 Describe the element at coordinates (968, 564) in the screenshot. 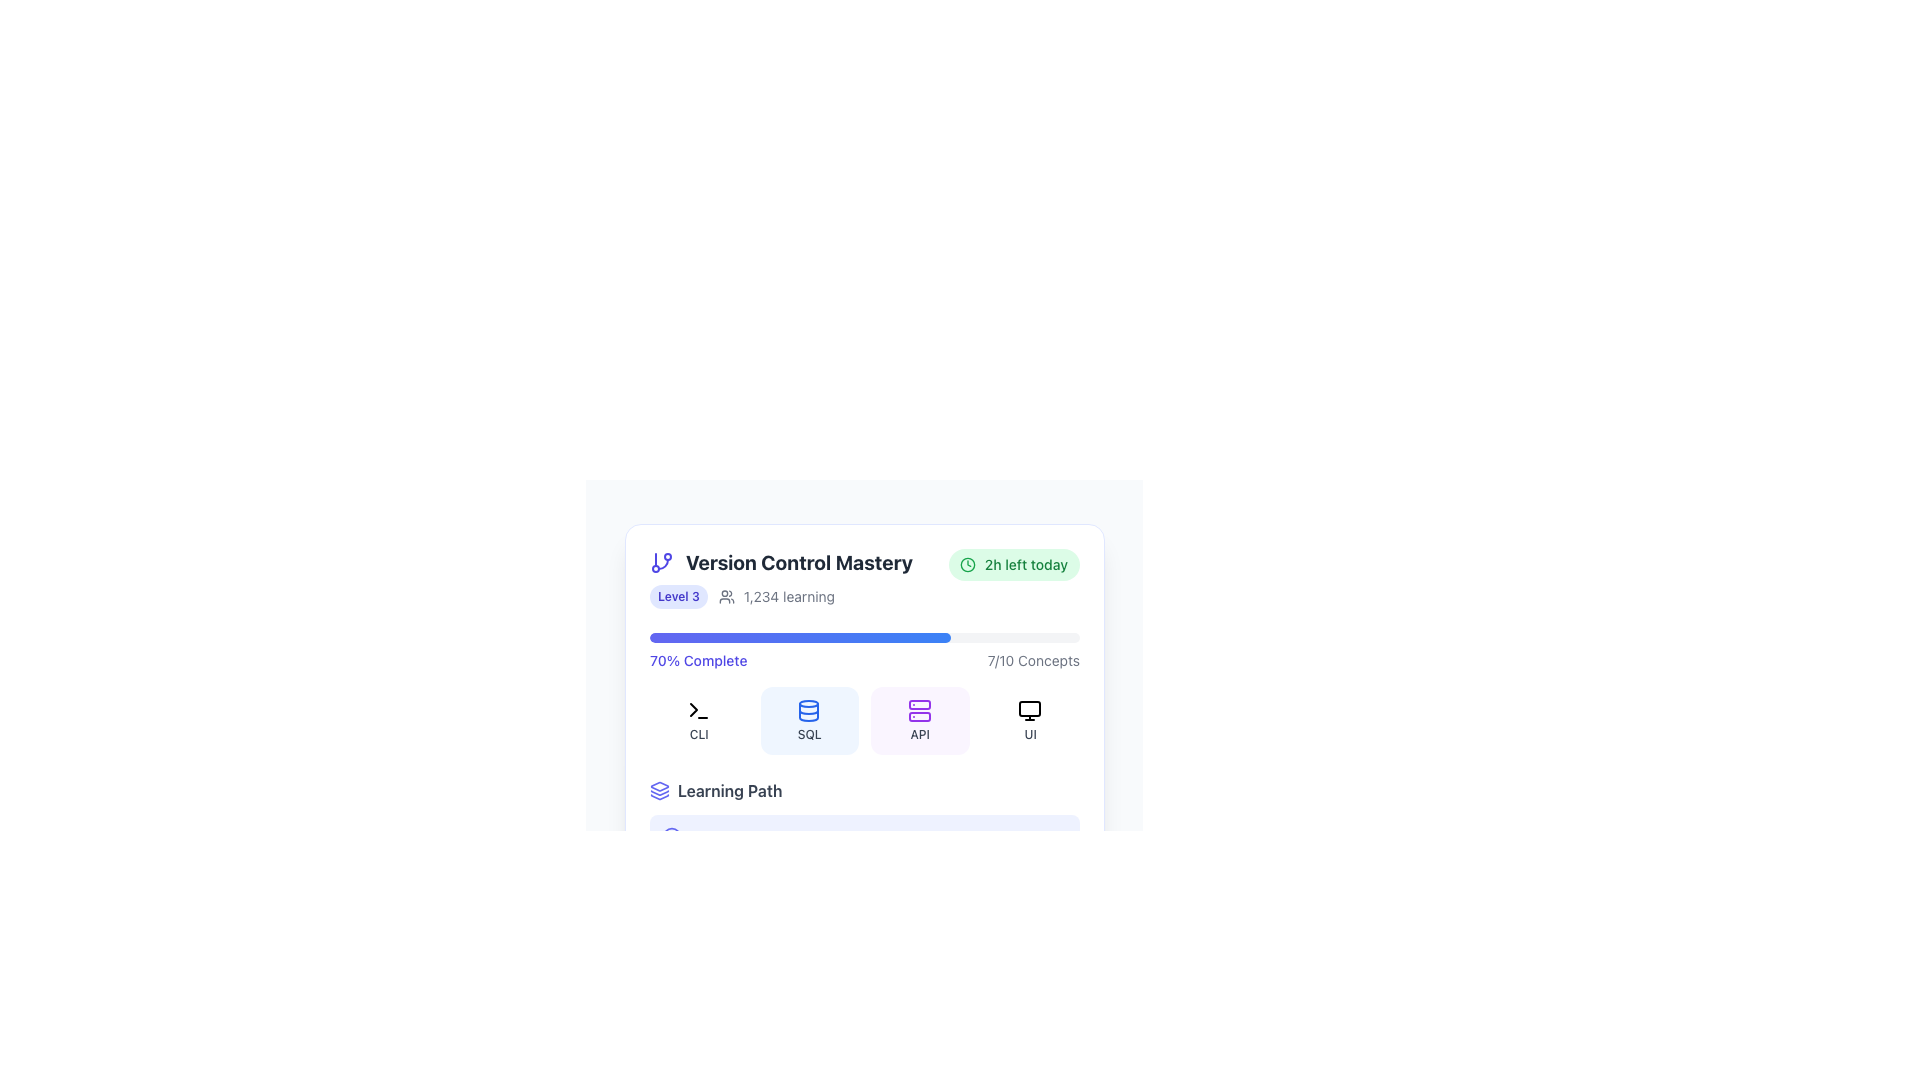

I see `circular border of the clock icon within the SVG graphic, which is located in the top-right corner of a course information card` at that location.